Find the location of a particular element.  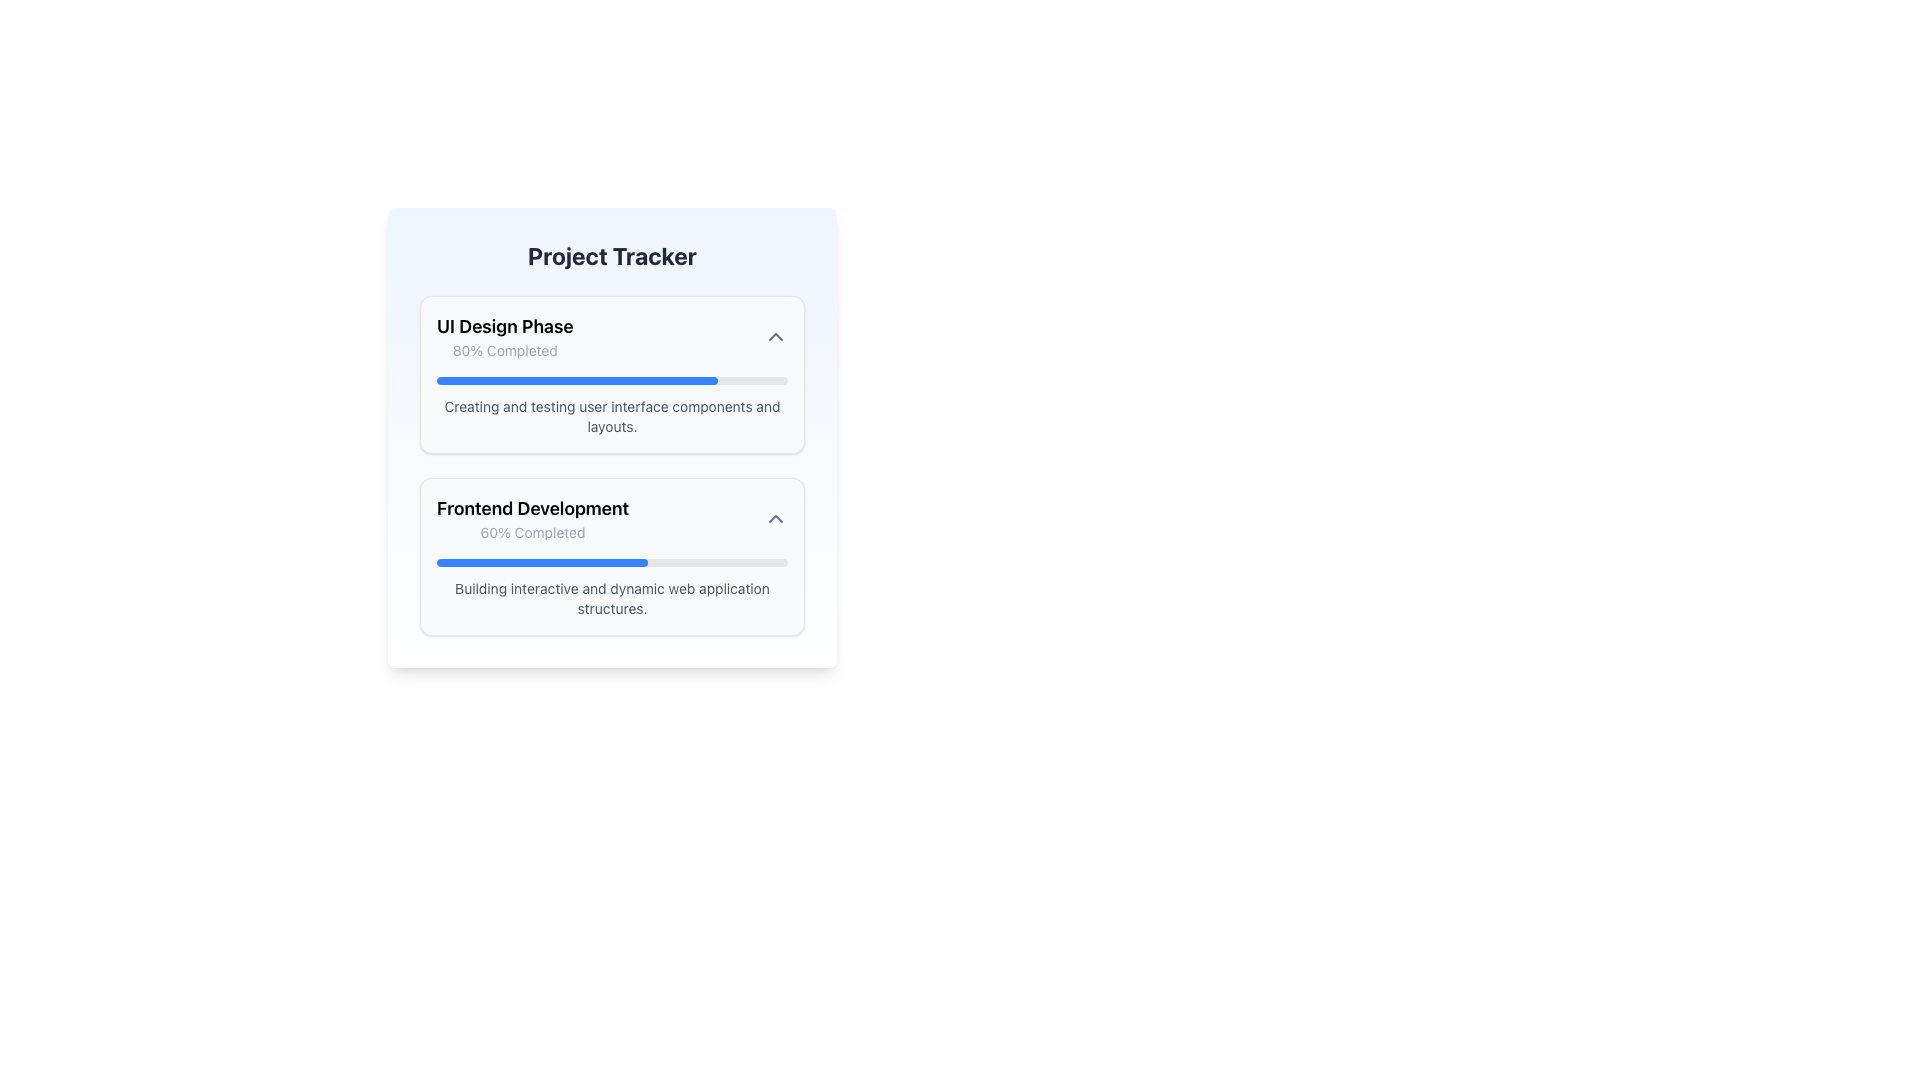

text displayed in the UI Design Phase section, which shows 'UI Design Phase' in bold and '80% Completed' in smaller gray text is located at coordinates (505, 335).